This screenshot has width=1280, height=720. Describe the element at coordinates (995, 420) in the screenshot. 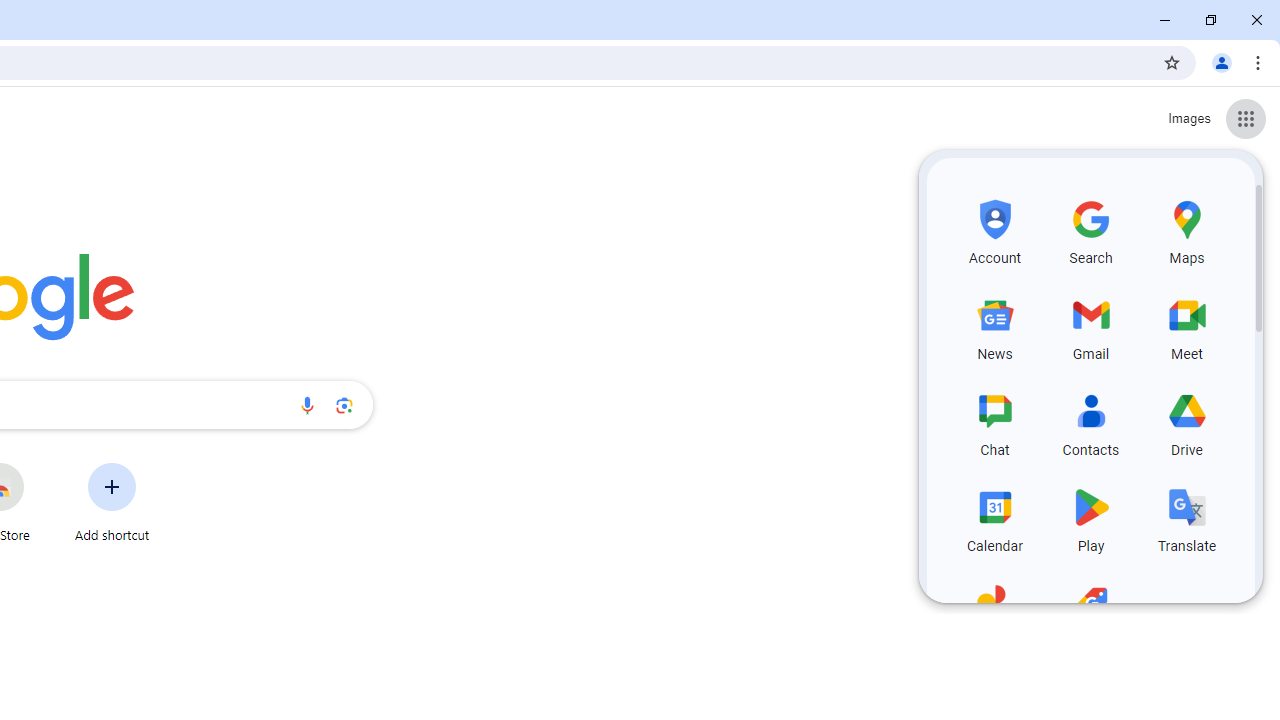

I see `'Chat, row 3 of 5 and column 1 of 3 in the first section'` at that location.